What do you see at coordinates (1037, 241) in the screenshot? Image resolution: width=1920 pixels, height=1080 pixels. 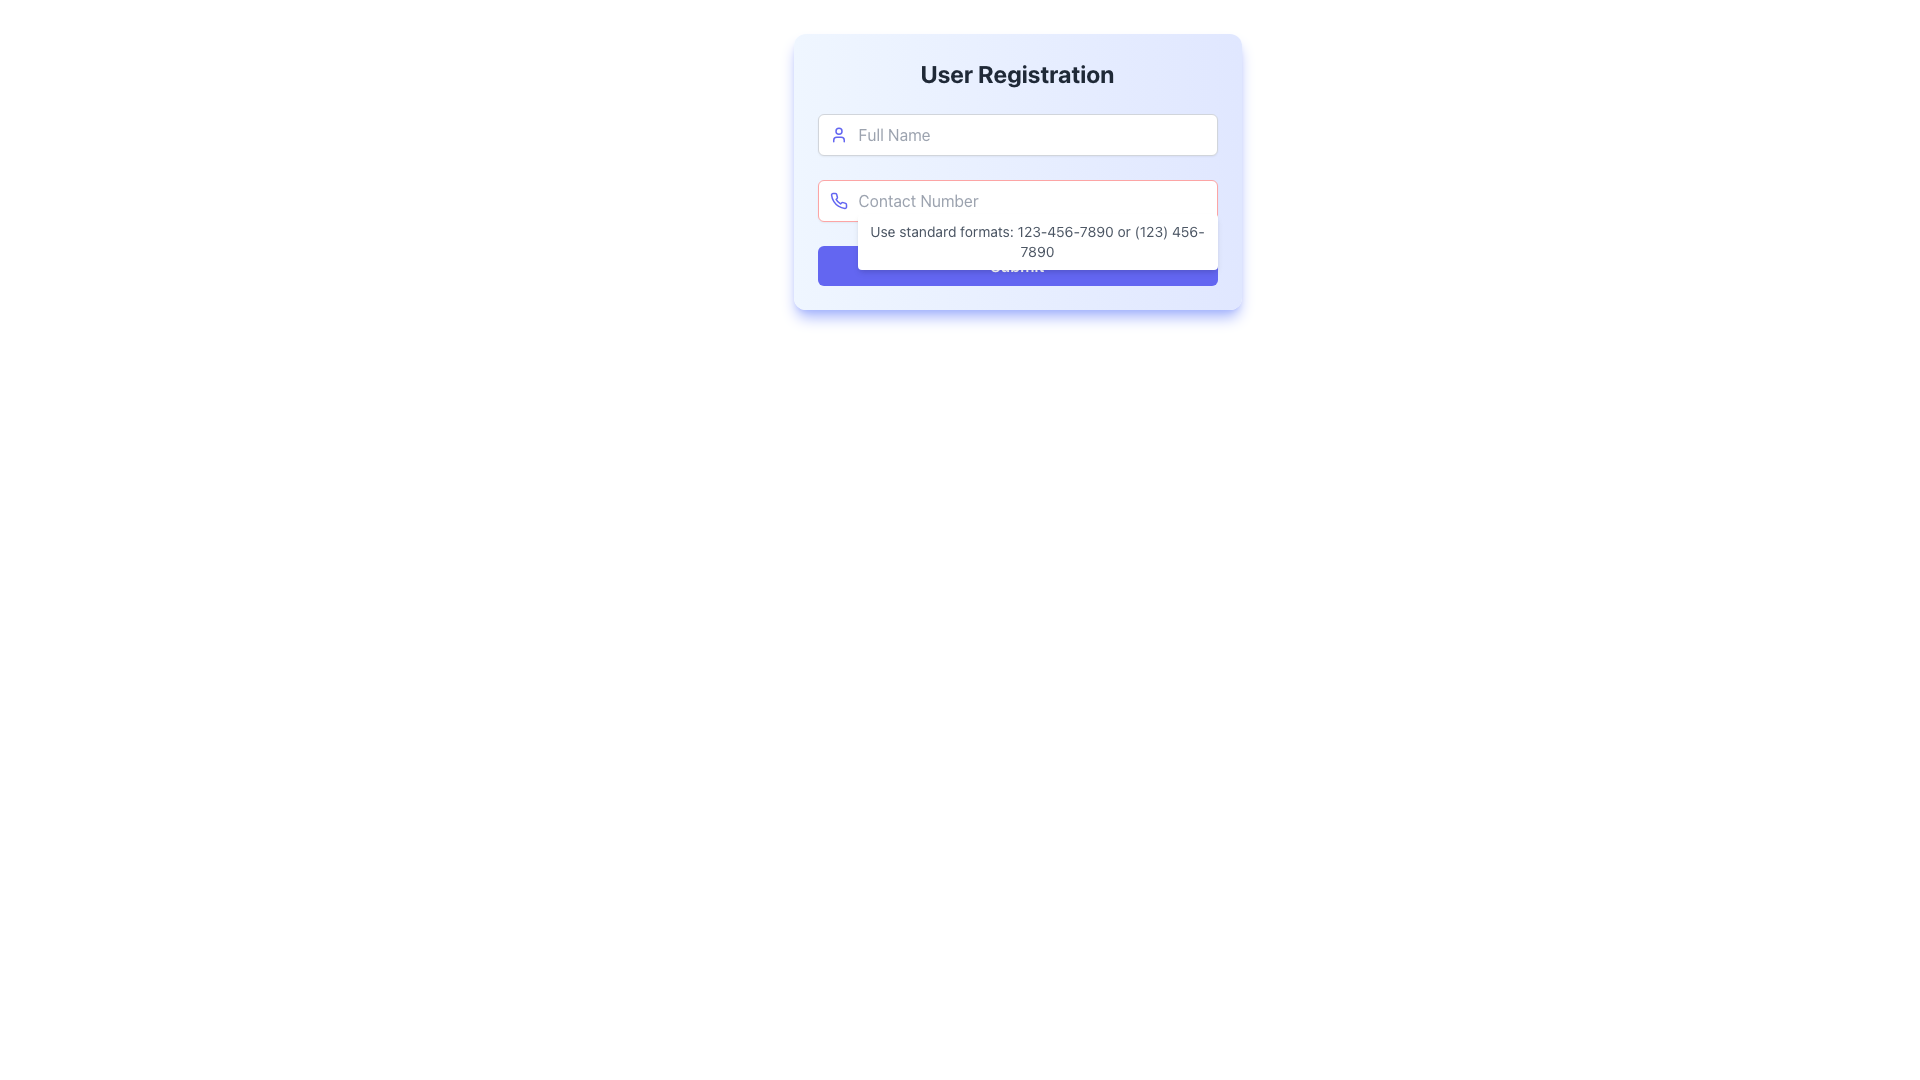 I see `instructional tooltip providing acceptable phone number formats for the 'Contact Number' input field, which is positioned directly below the input field` at bounding box center [1037, 241].